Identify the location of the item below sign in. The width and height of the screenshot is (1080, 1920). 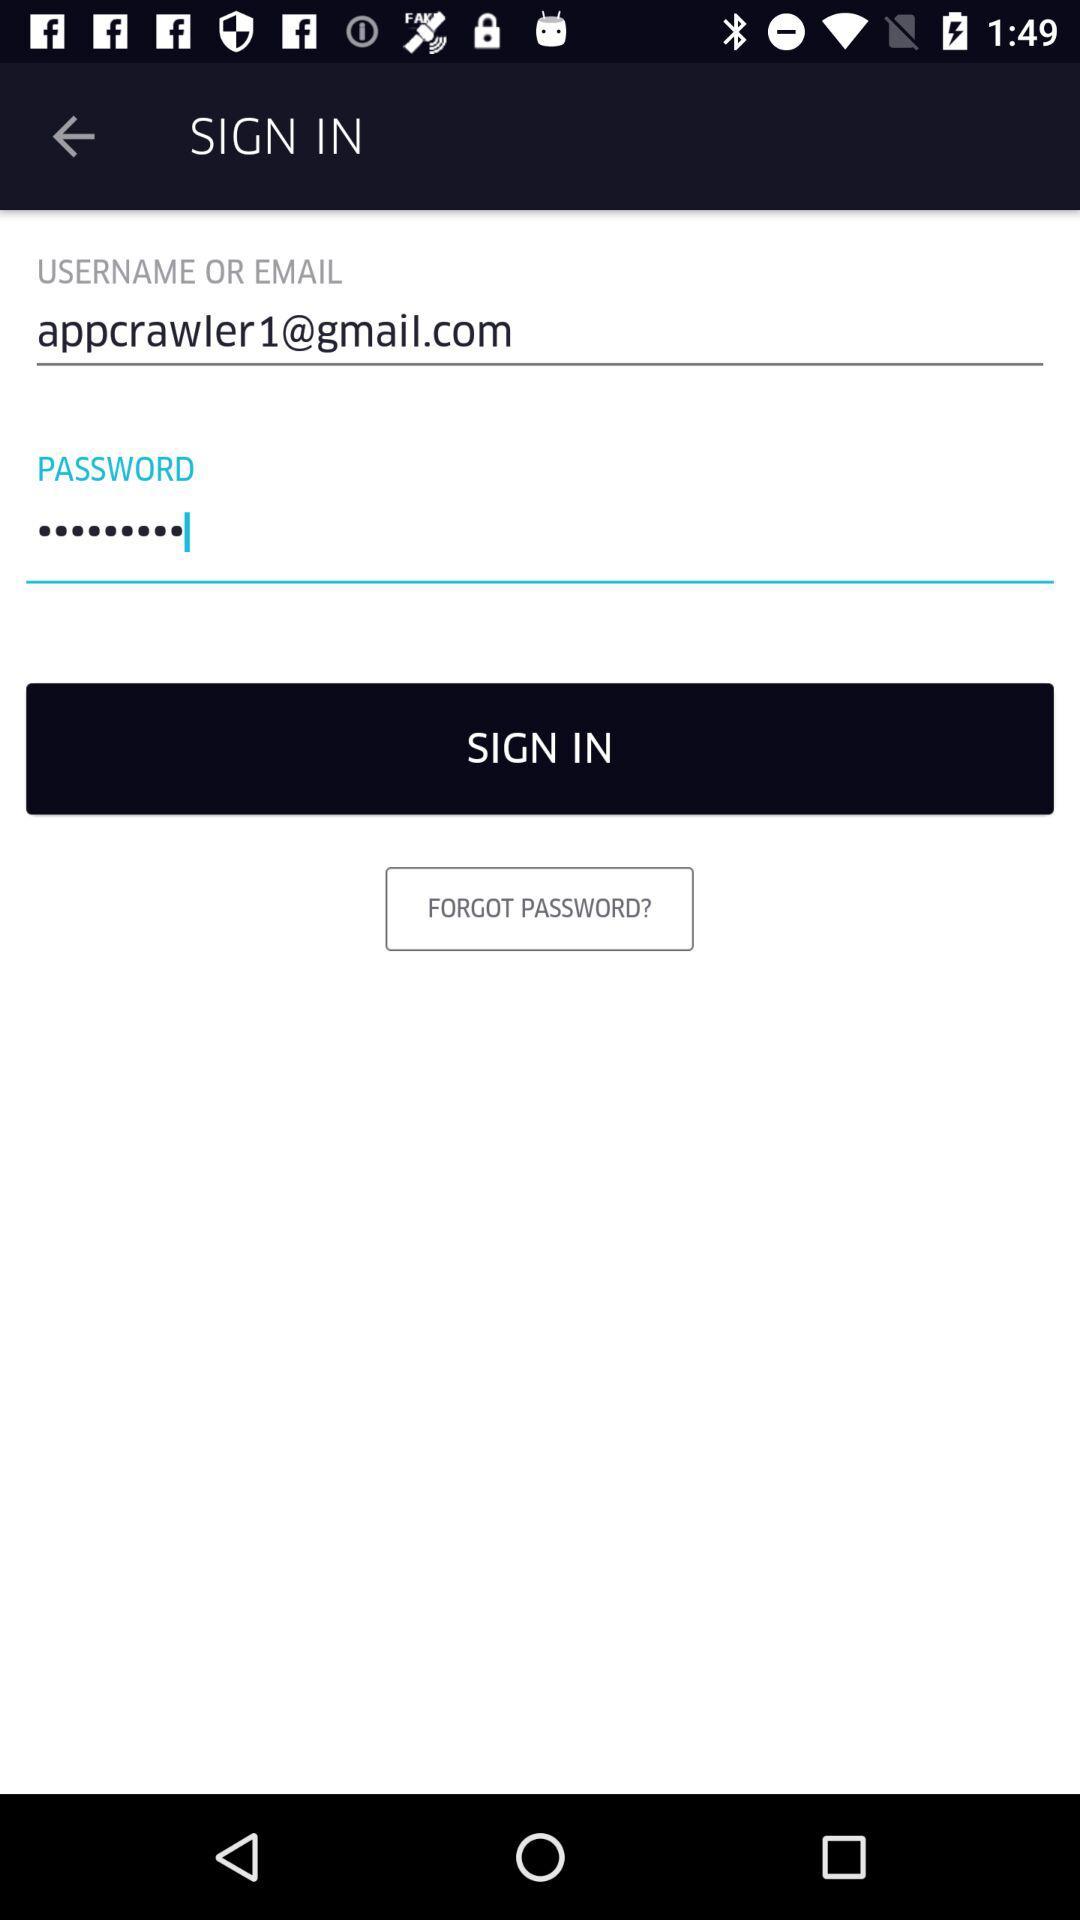
(538, 907).